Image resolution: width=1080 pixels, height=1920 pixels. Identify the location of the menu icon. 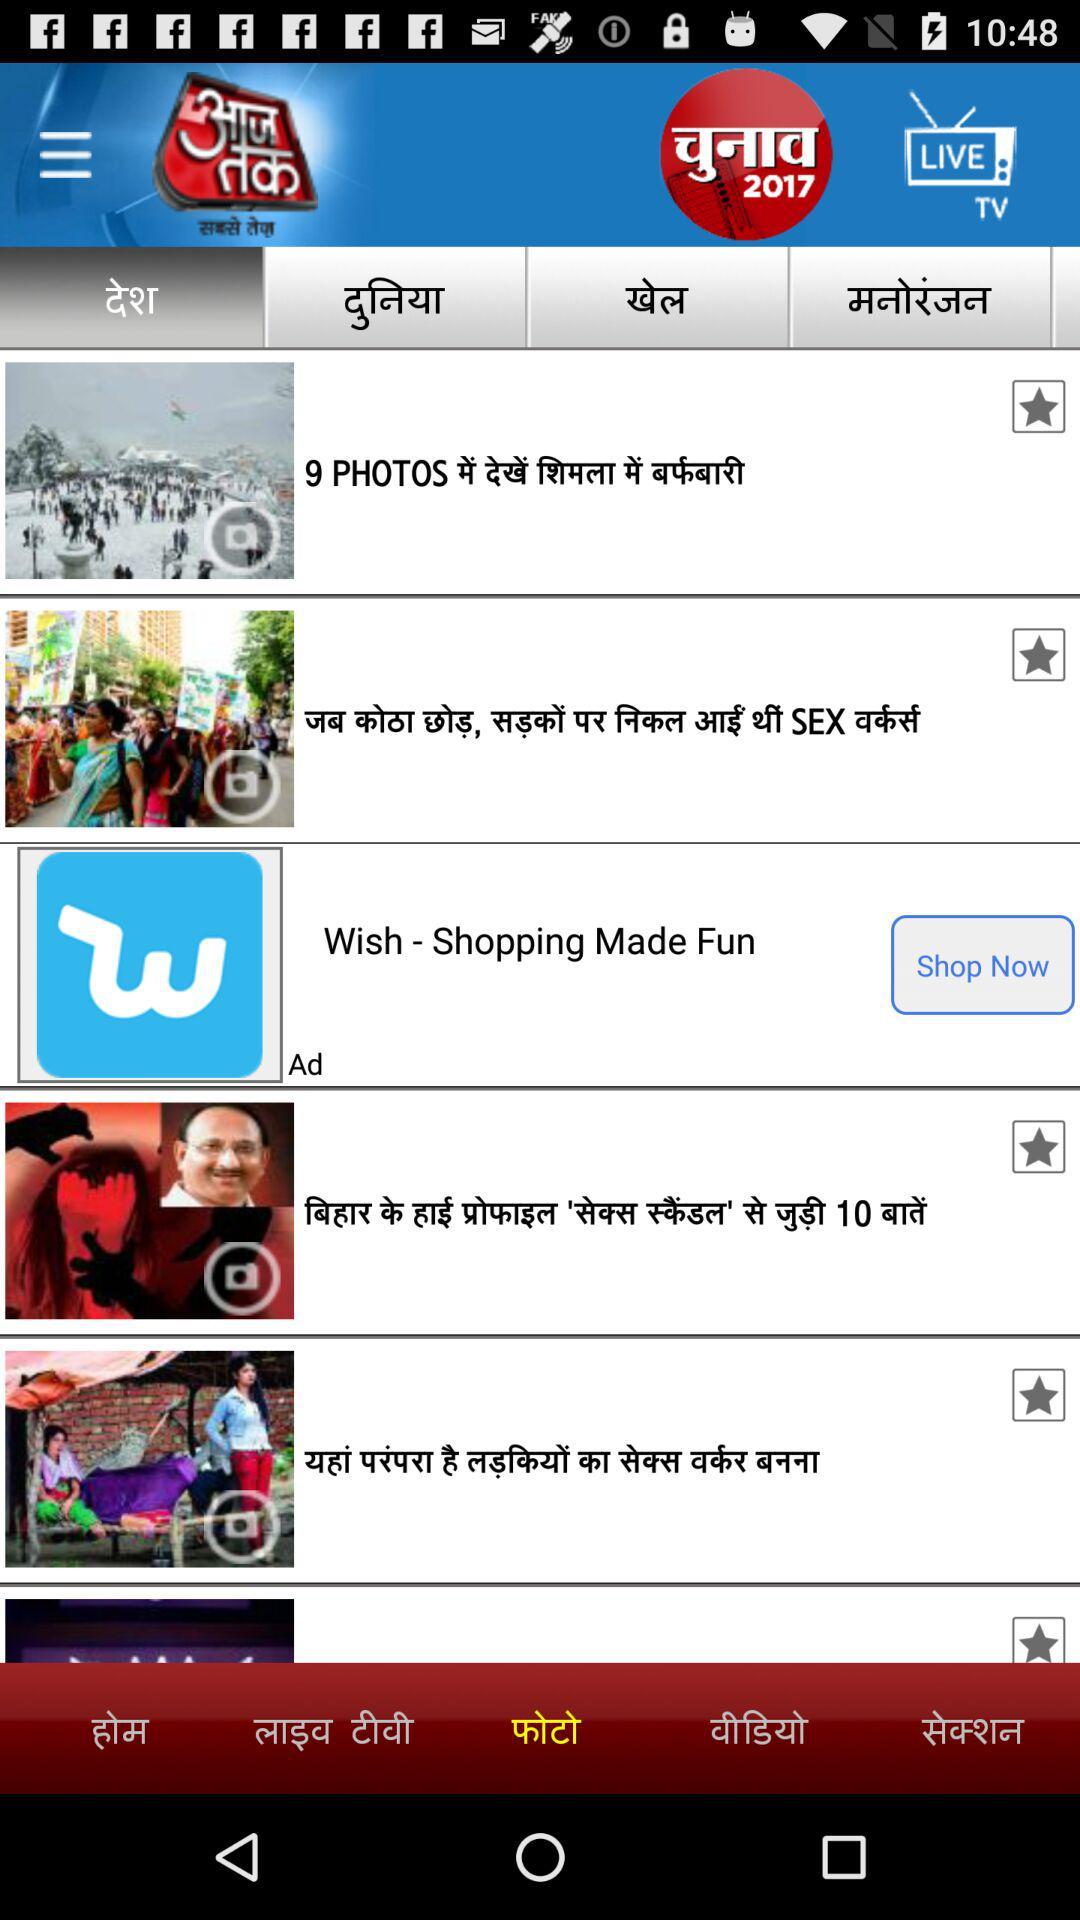
(64, 165).